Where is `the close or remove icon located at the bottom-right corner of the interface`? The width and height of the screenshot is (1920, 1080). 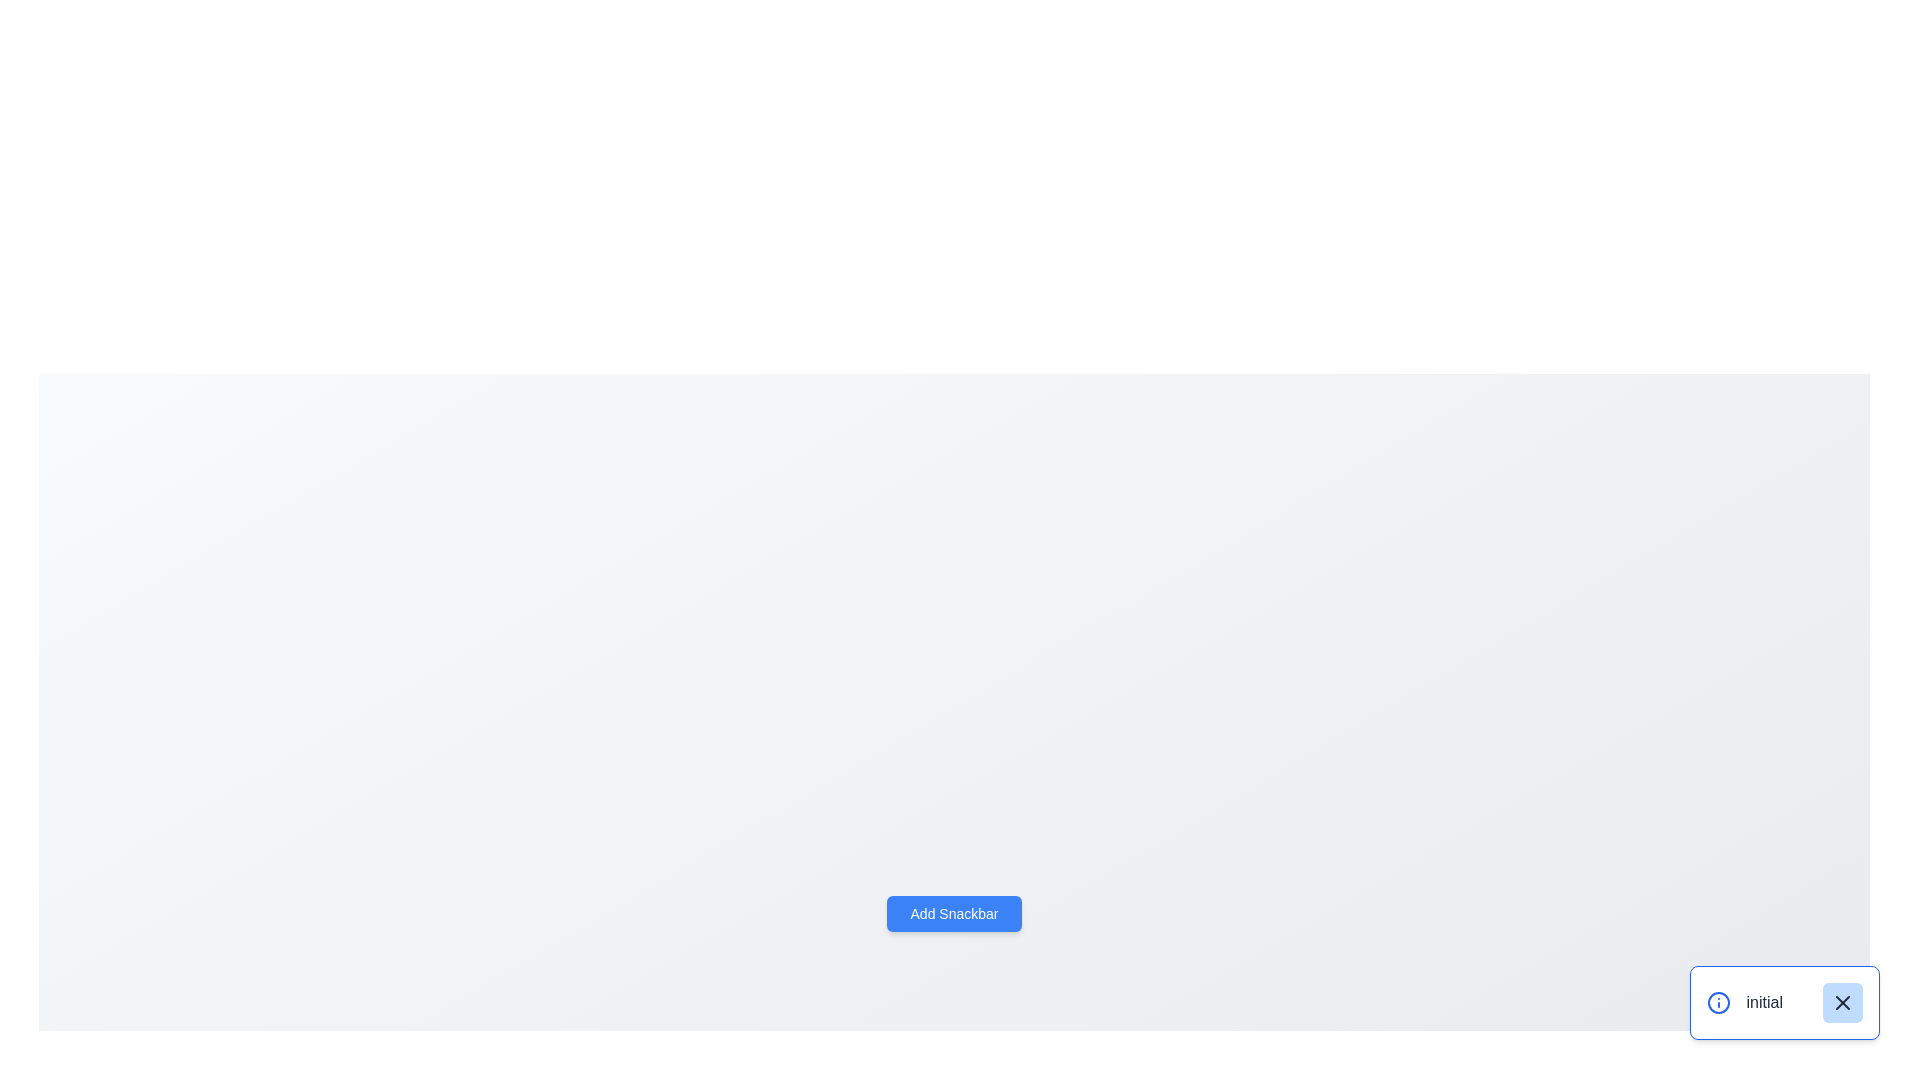
the close or remove icon located at the bottom-right corner of the interface is located at coordinates (1842, 1002).